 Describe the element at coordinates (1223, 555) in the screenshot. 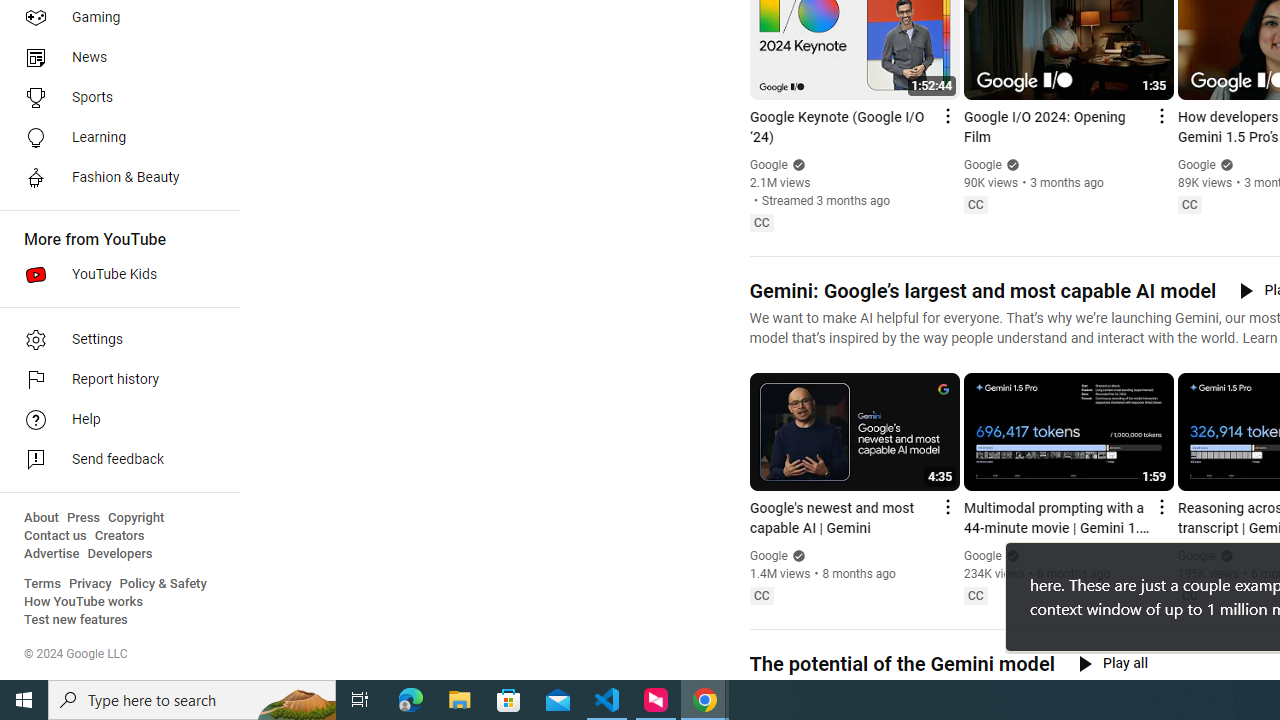

I see `'Verified'` at that location.